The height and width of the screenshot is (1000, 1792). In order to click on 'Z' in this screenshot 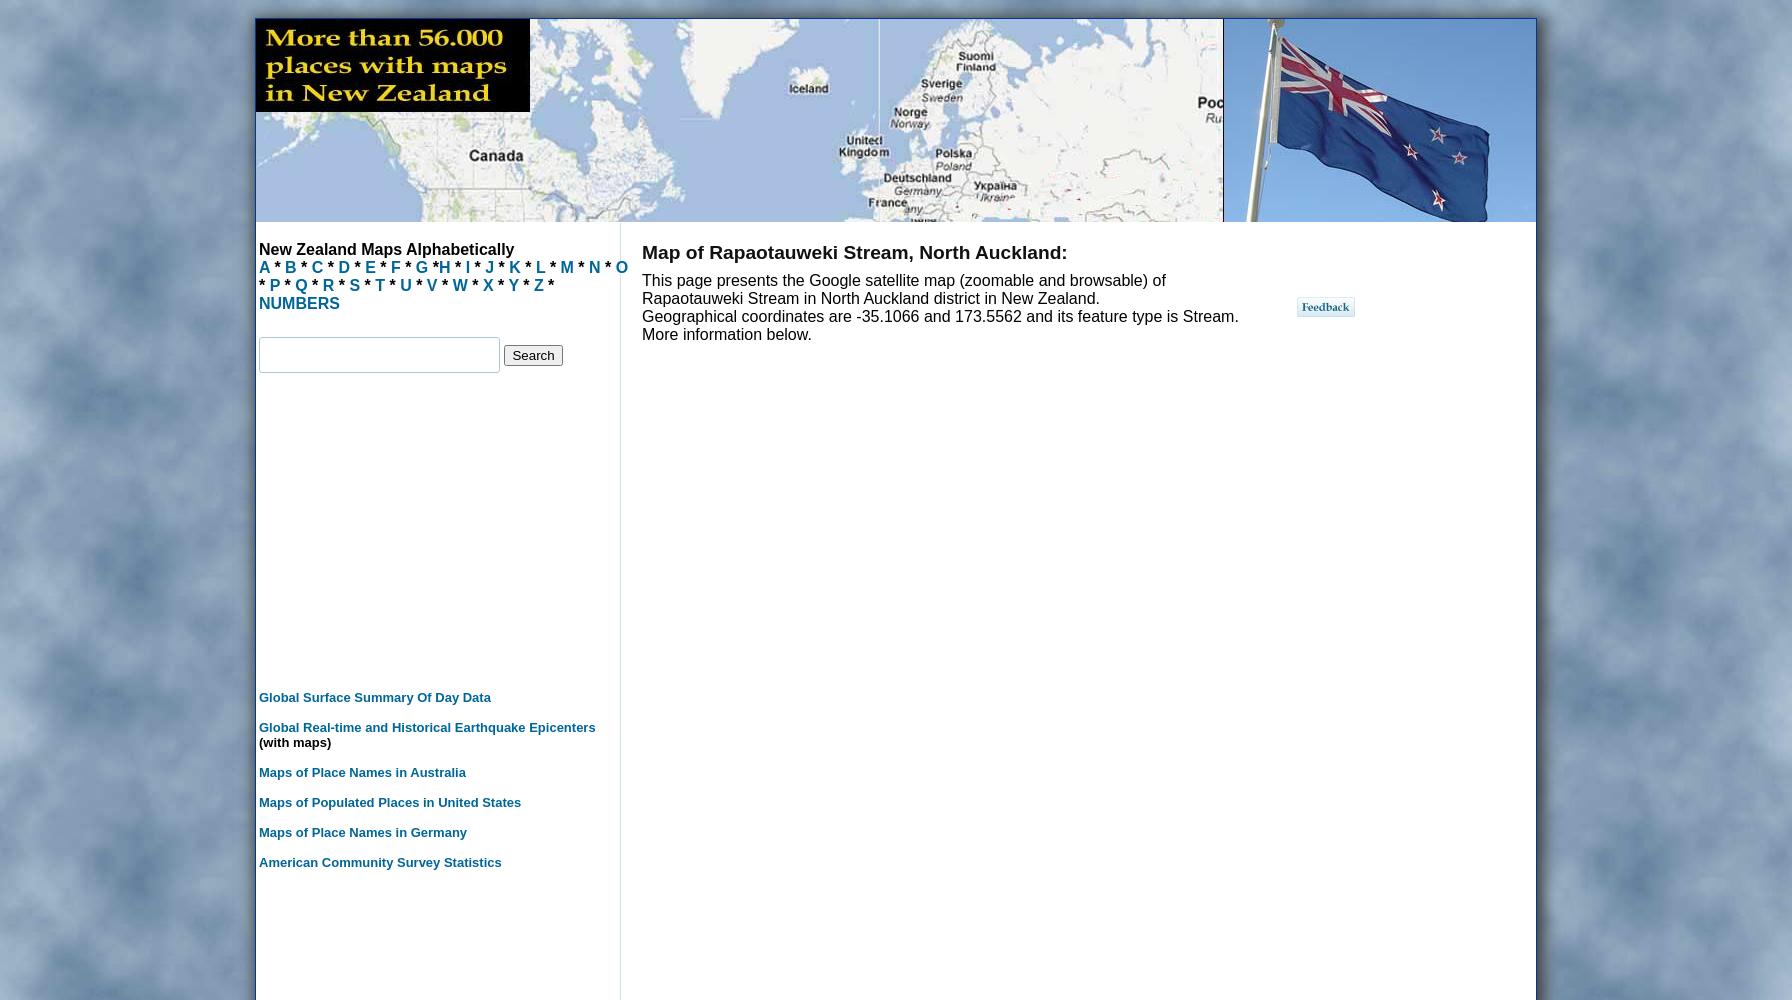, I will do `click(537, 285)`.